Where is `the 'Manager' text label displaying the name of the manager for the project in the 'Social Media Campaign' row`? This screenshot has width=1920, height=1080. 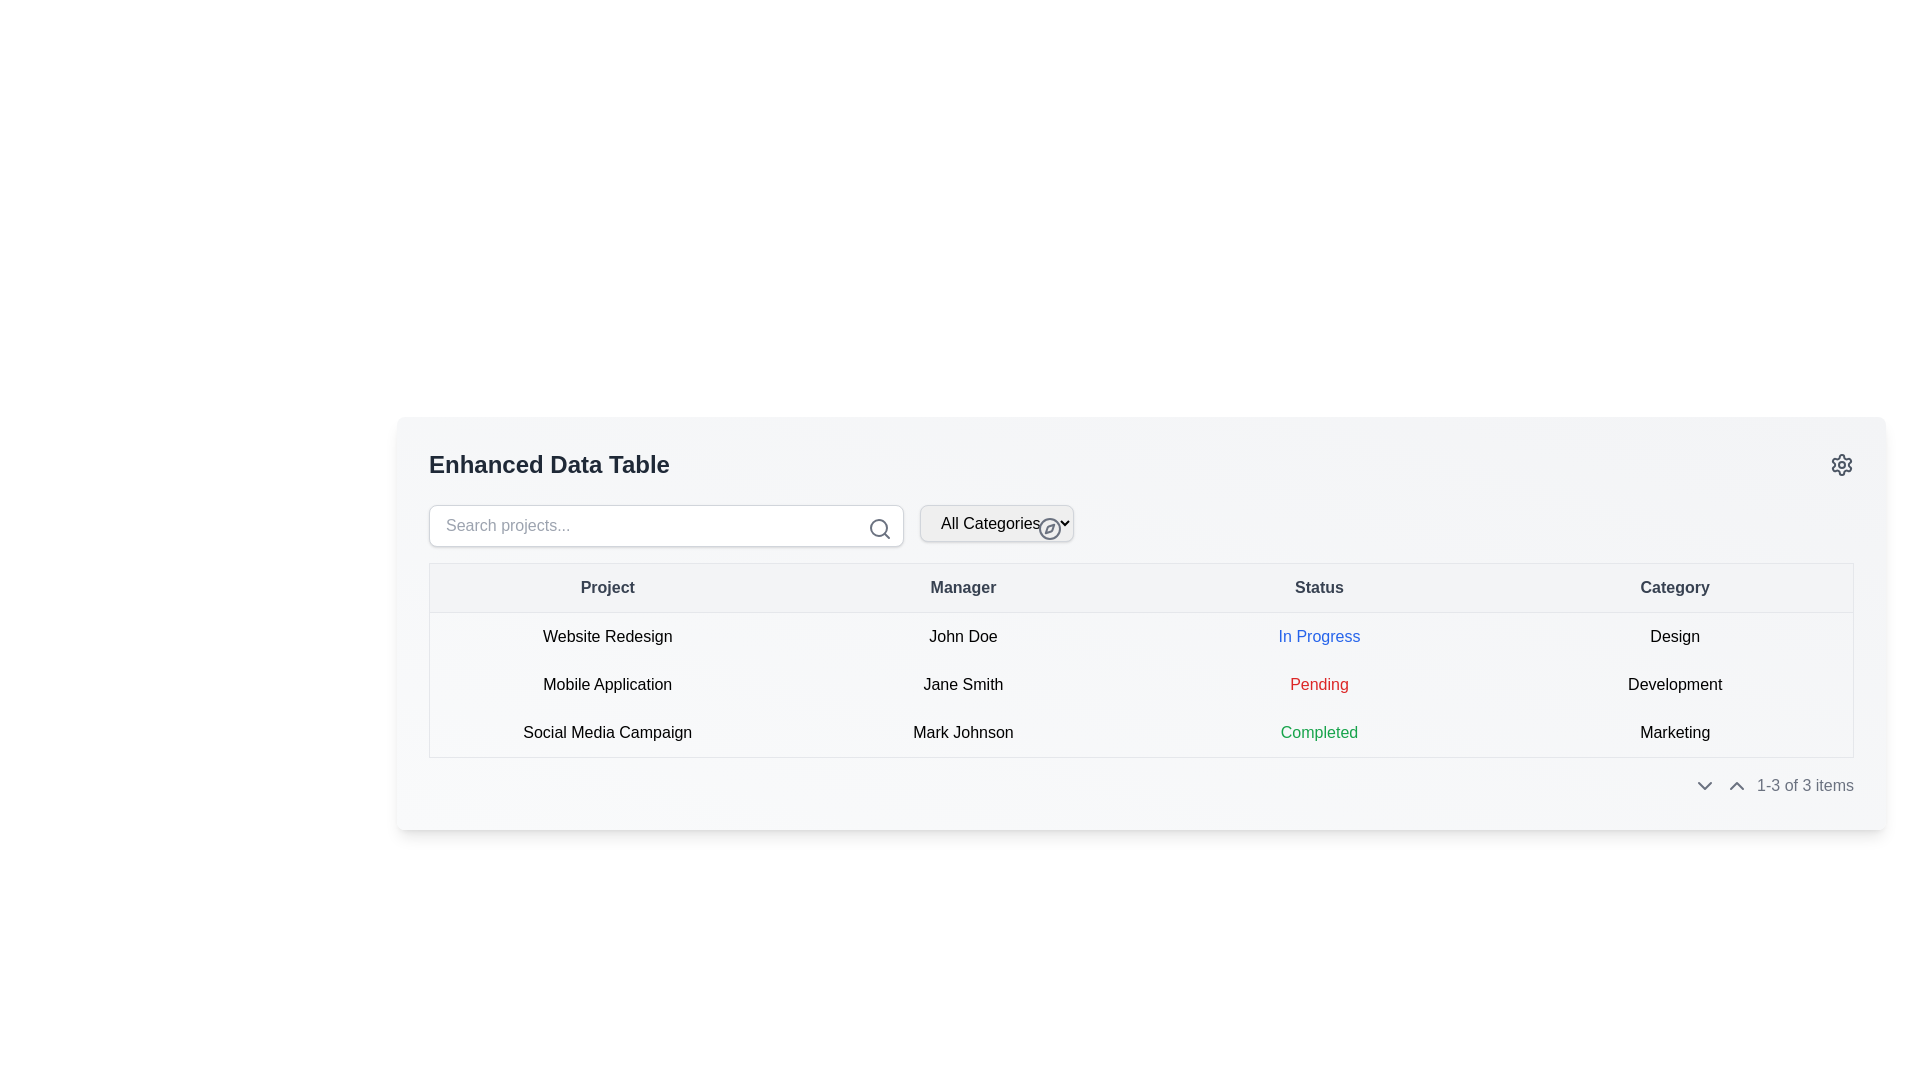
the 'Manager' text label displaying the name of the manager for the project in the 'Social Media Campaign' row is located at coordinates (963, 733).